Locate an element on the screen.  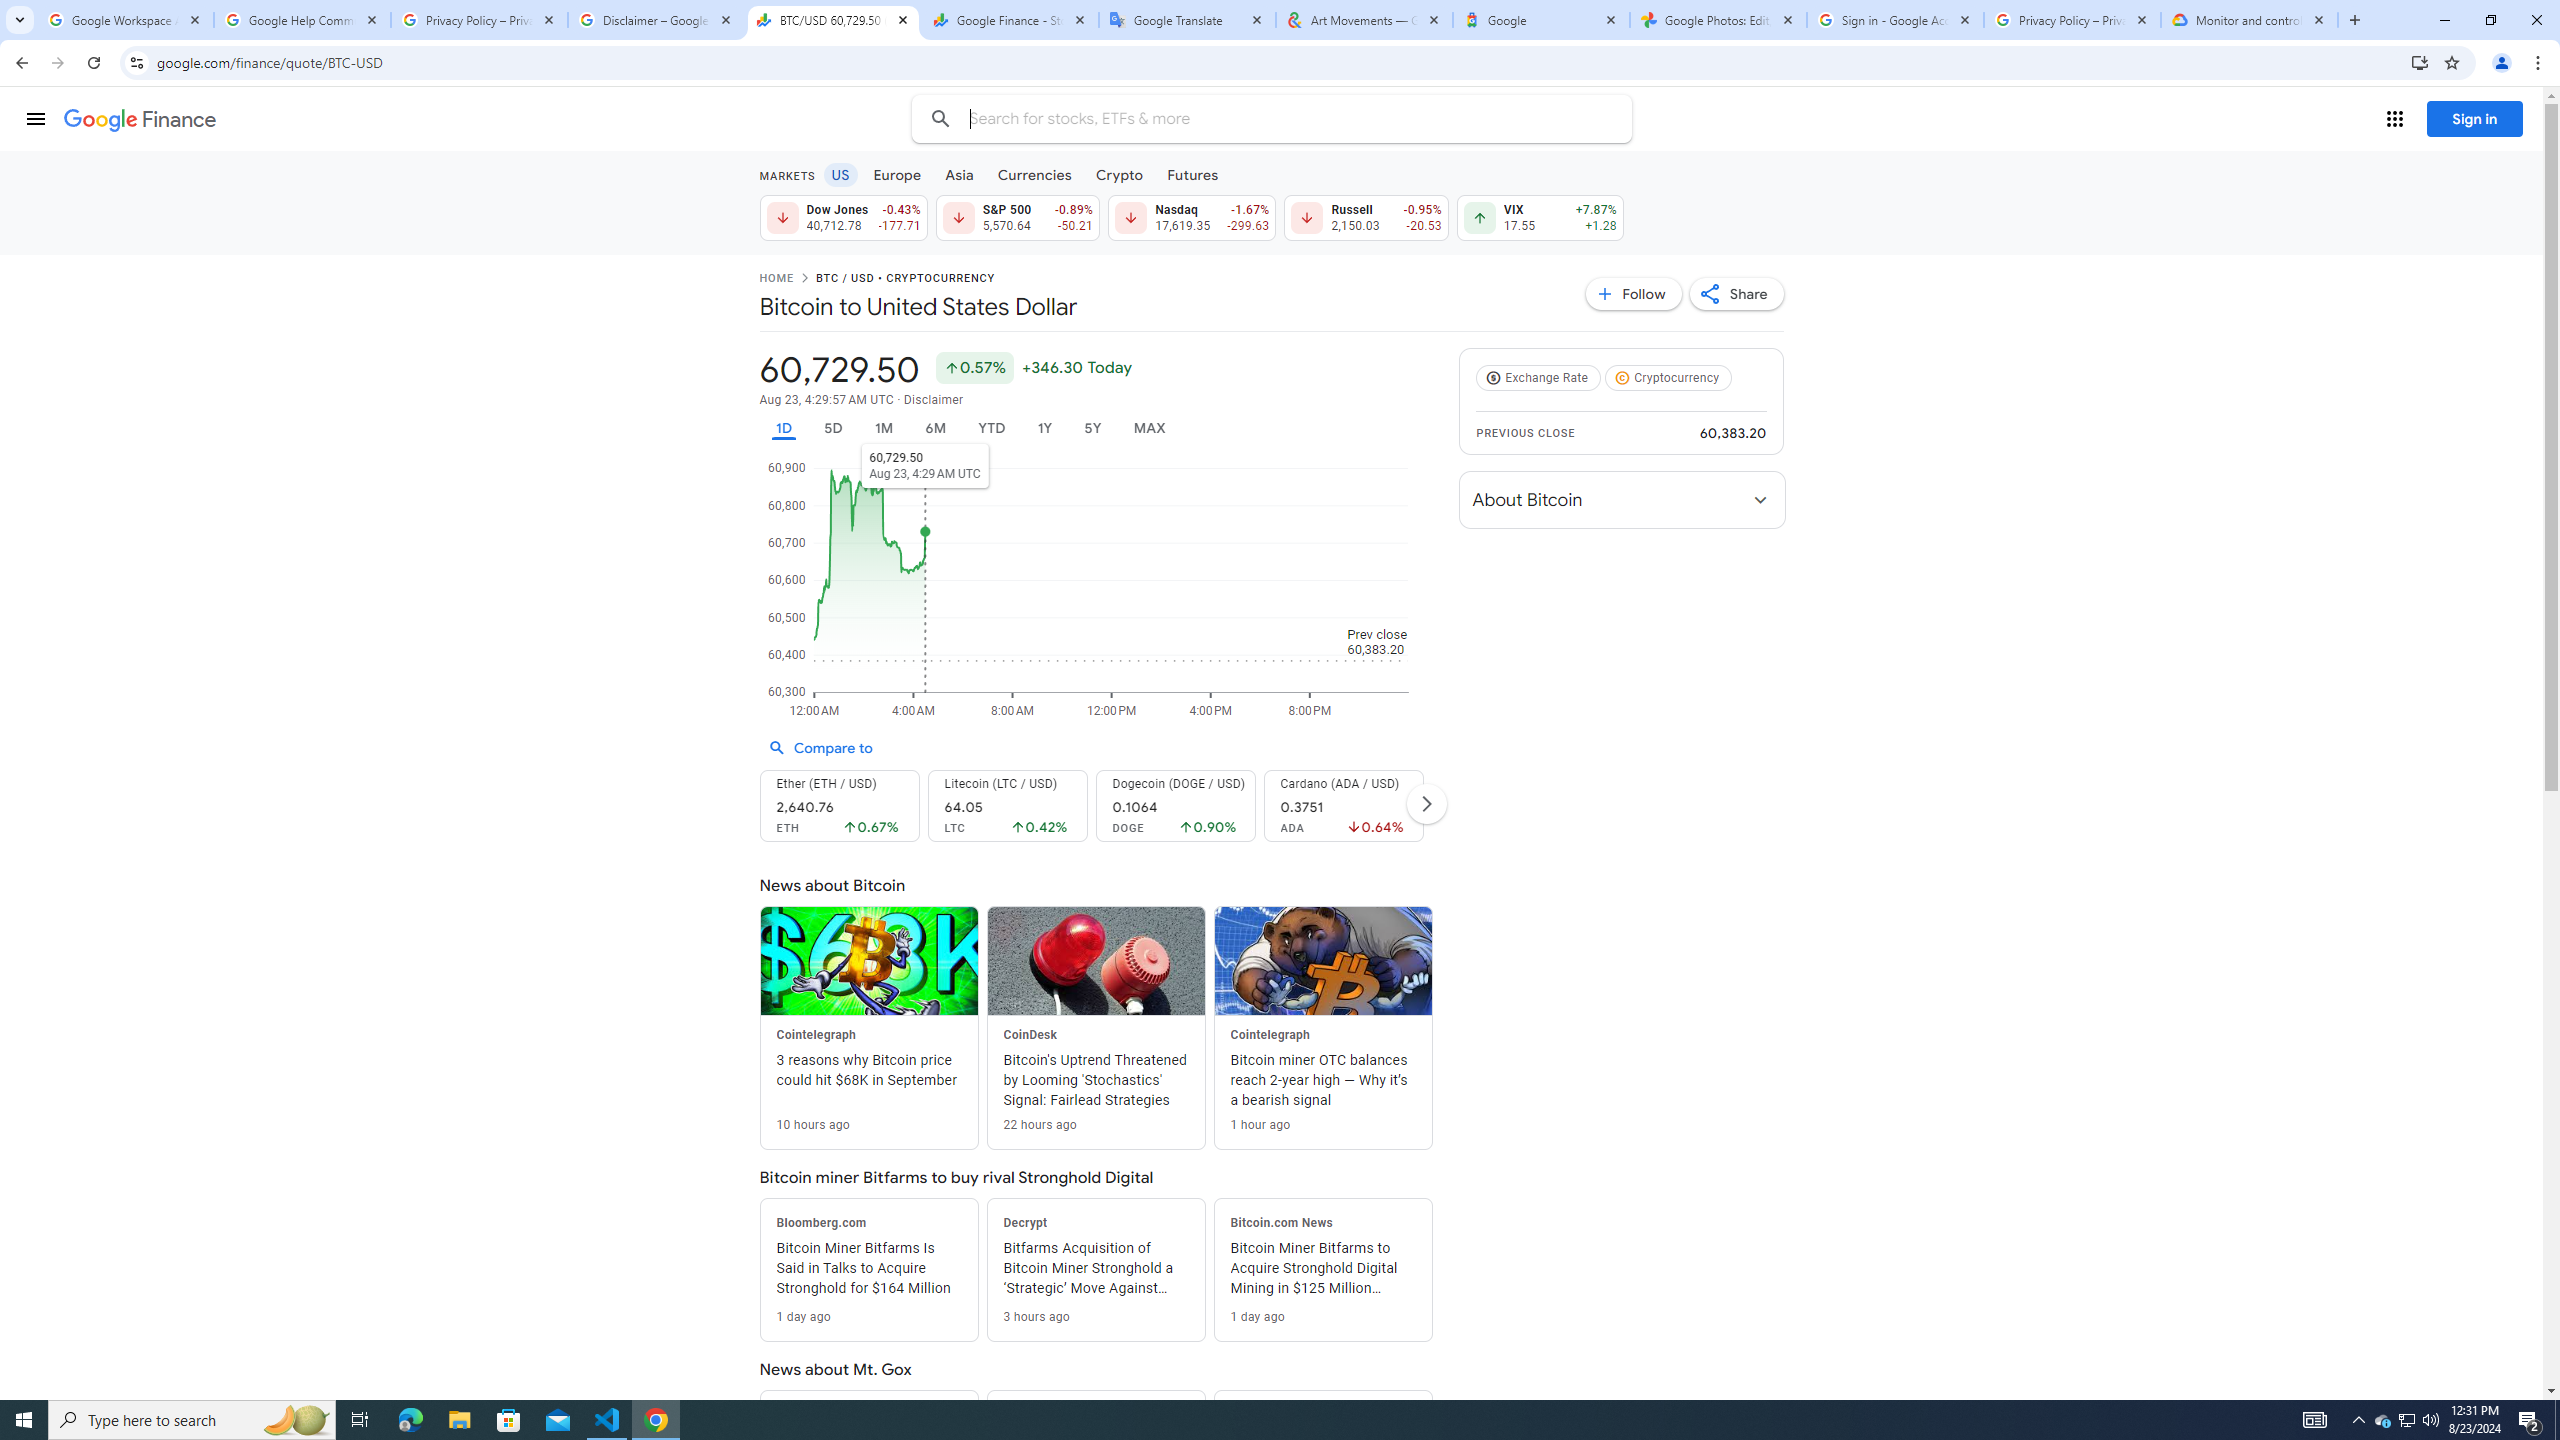
'VIX 17.55 Up by 7.87% +1.28' is located at coordinates (1538, 217).